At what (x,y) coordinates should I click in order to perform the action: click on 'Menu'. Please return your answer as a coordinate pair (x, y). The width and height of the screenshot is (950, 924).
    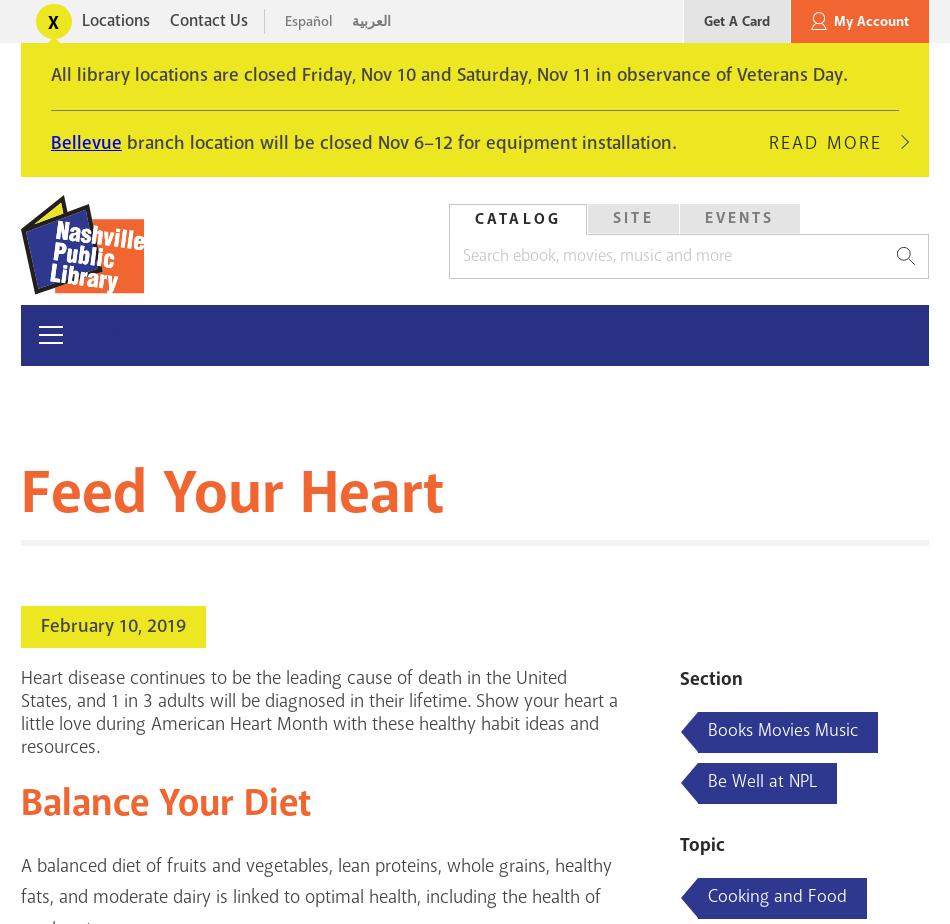
    Looking at the image, I should click on (104, 335).